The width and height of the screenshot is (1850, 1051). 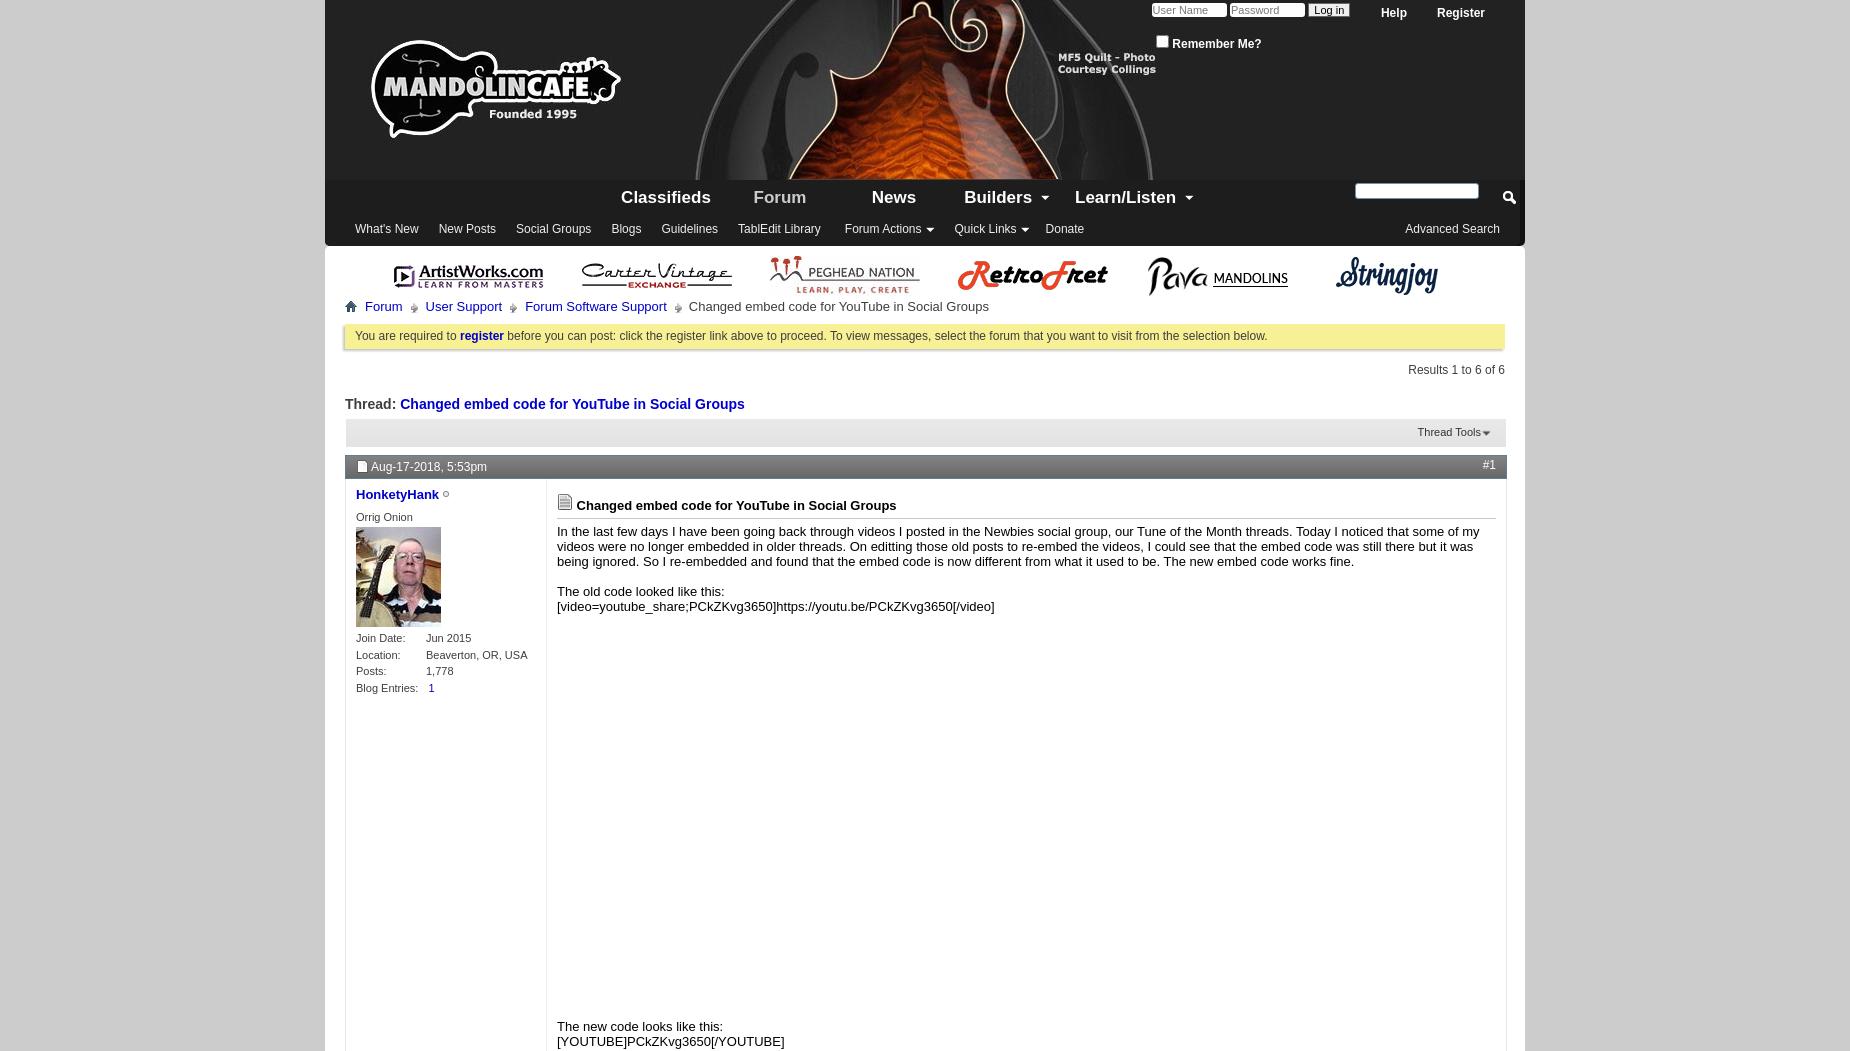 I want to click on 'What's New', so click(x=385, y=228).